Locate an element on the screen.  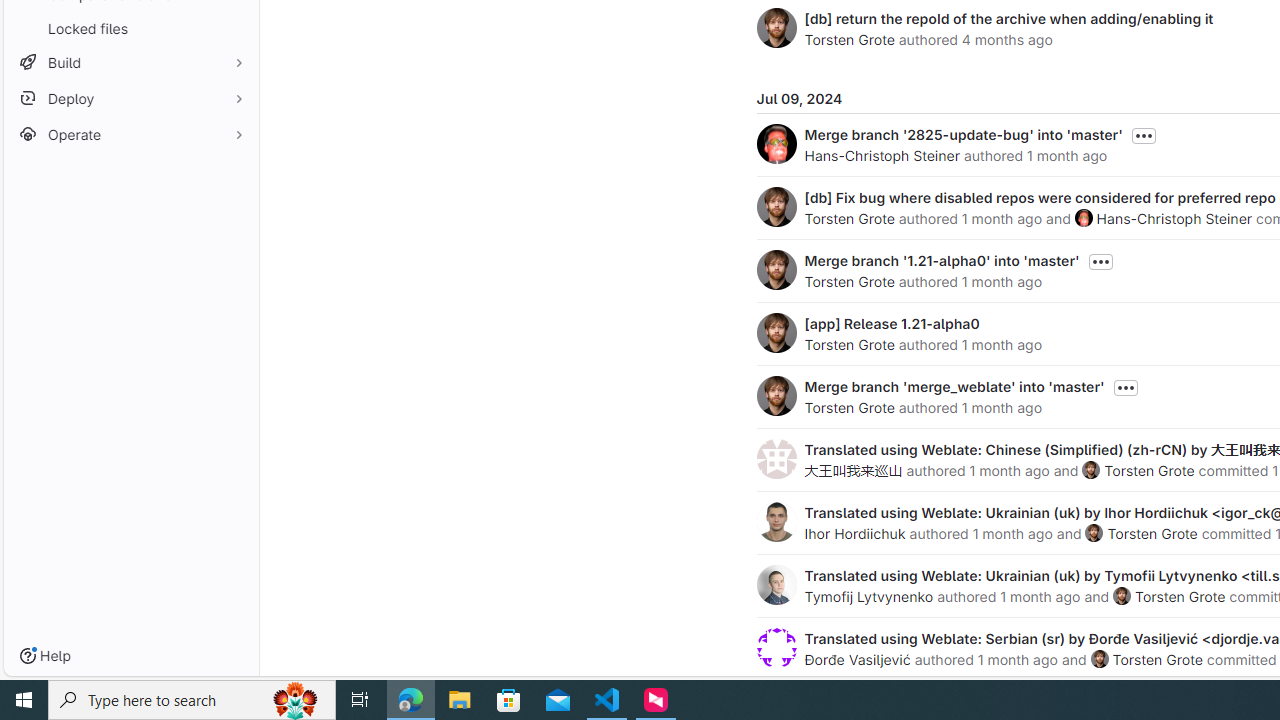
'[app] Release 1.21-alpha0' is located at coordinates (891, 322).